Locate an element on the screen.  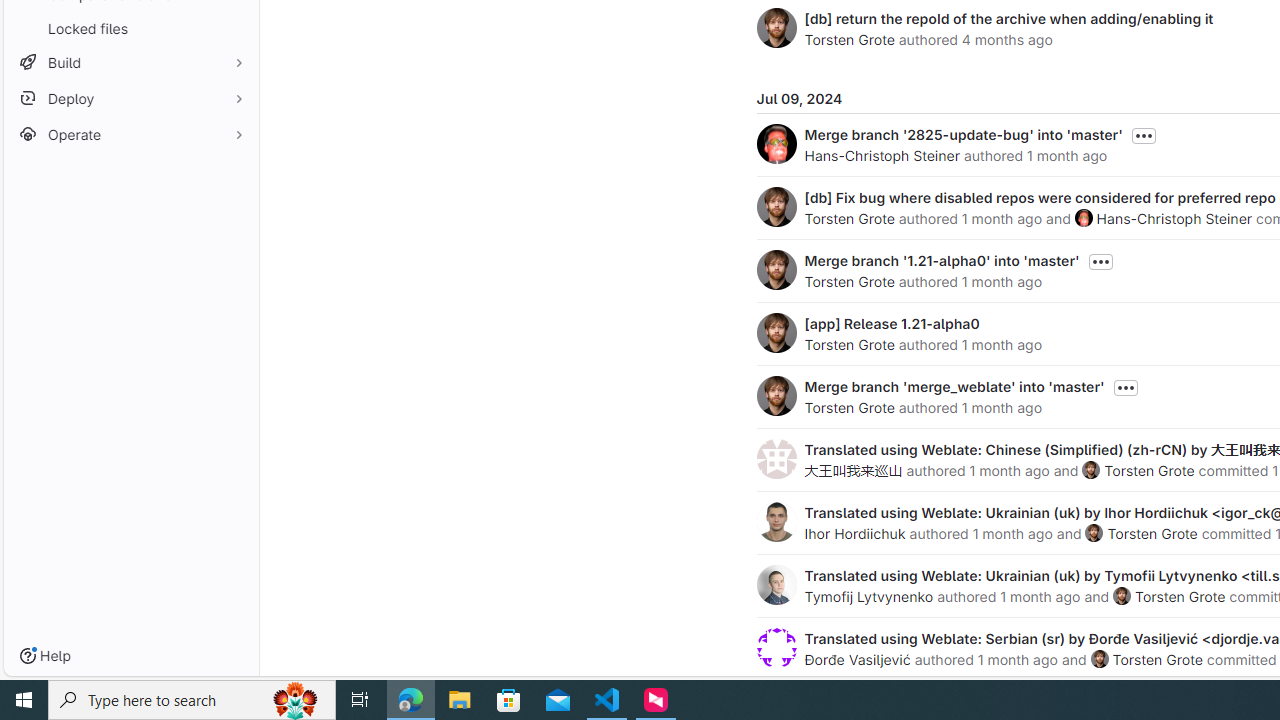
'[app] Release 1.21-alpha0' is located at coordinates (891, 322).